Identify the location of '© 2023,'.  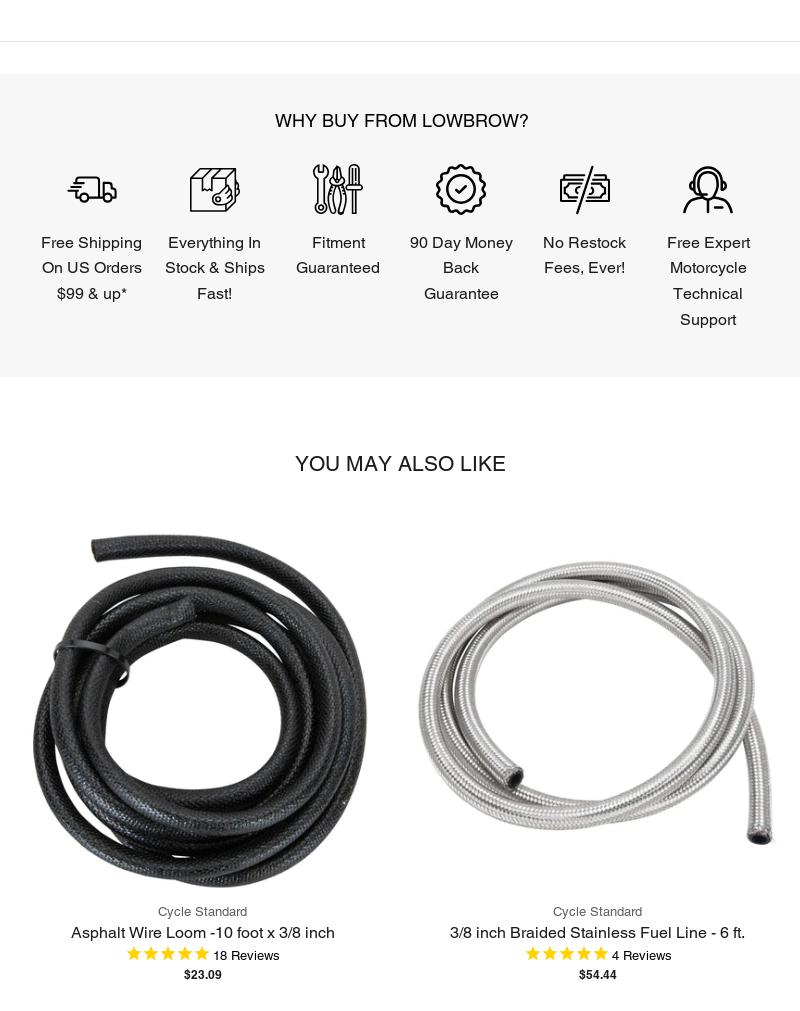
(39, 550).